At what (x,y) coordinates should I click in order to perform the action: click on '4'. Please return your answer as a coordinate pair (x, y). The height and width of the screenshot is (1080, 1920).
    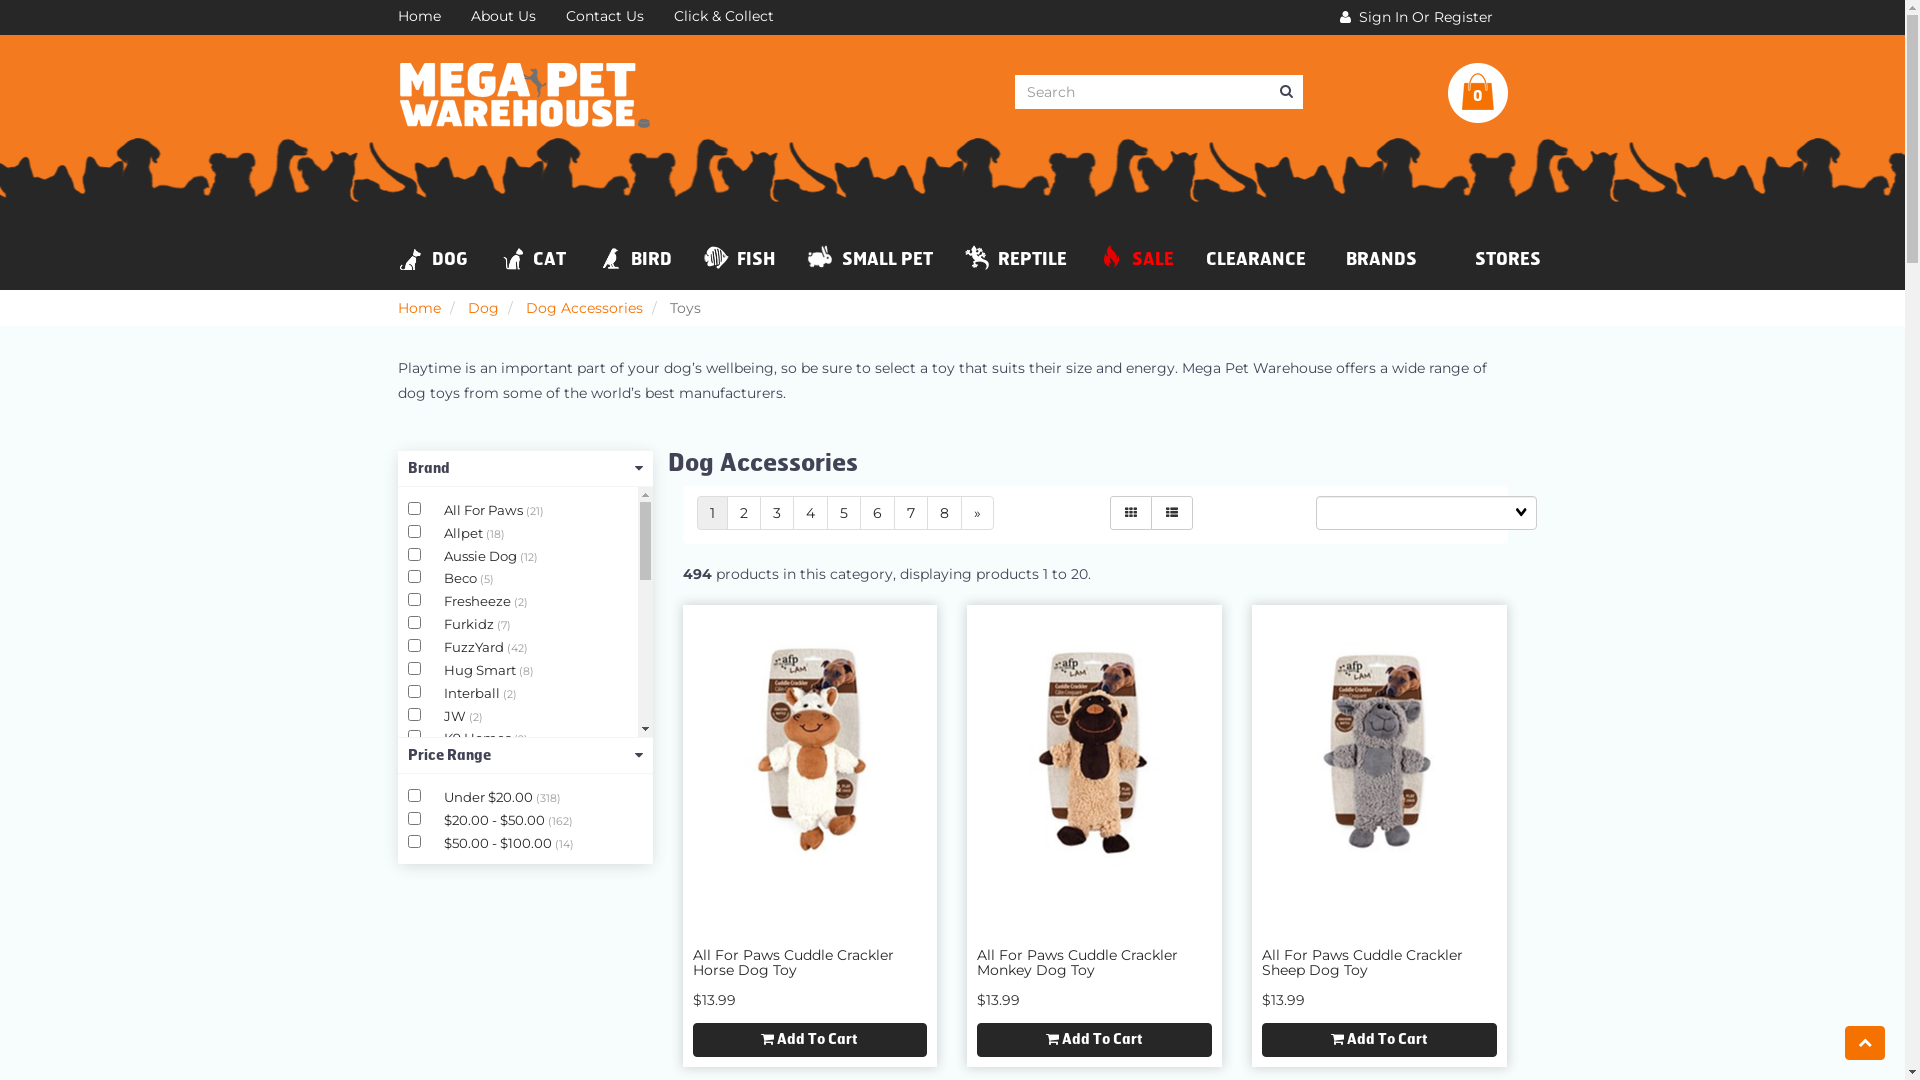
    Looking at the image, I should click on (791, 512).